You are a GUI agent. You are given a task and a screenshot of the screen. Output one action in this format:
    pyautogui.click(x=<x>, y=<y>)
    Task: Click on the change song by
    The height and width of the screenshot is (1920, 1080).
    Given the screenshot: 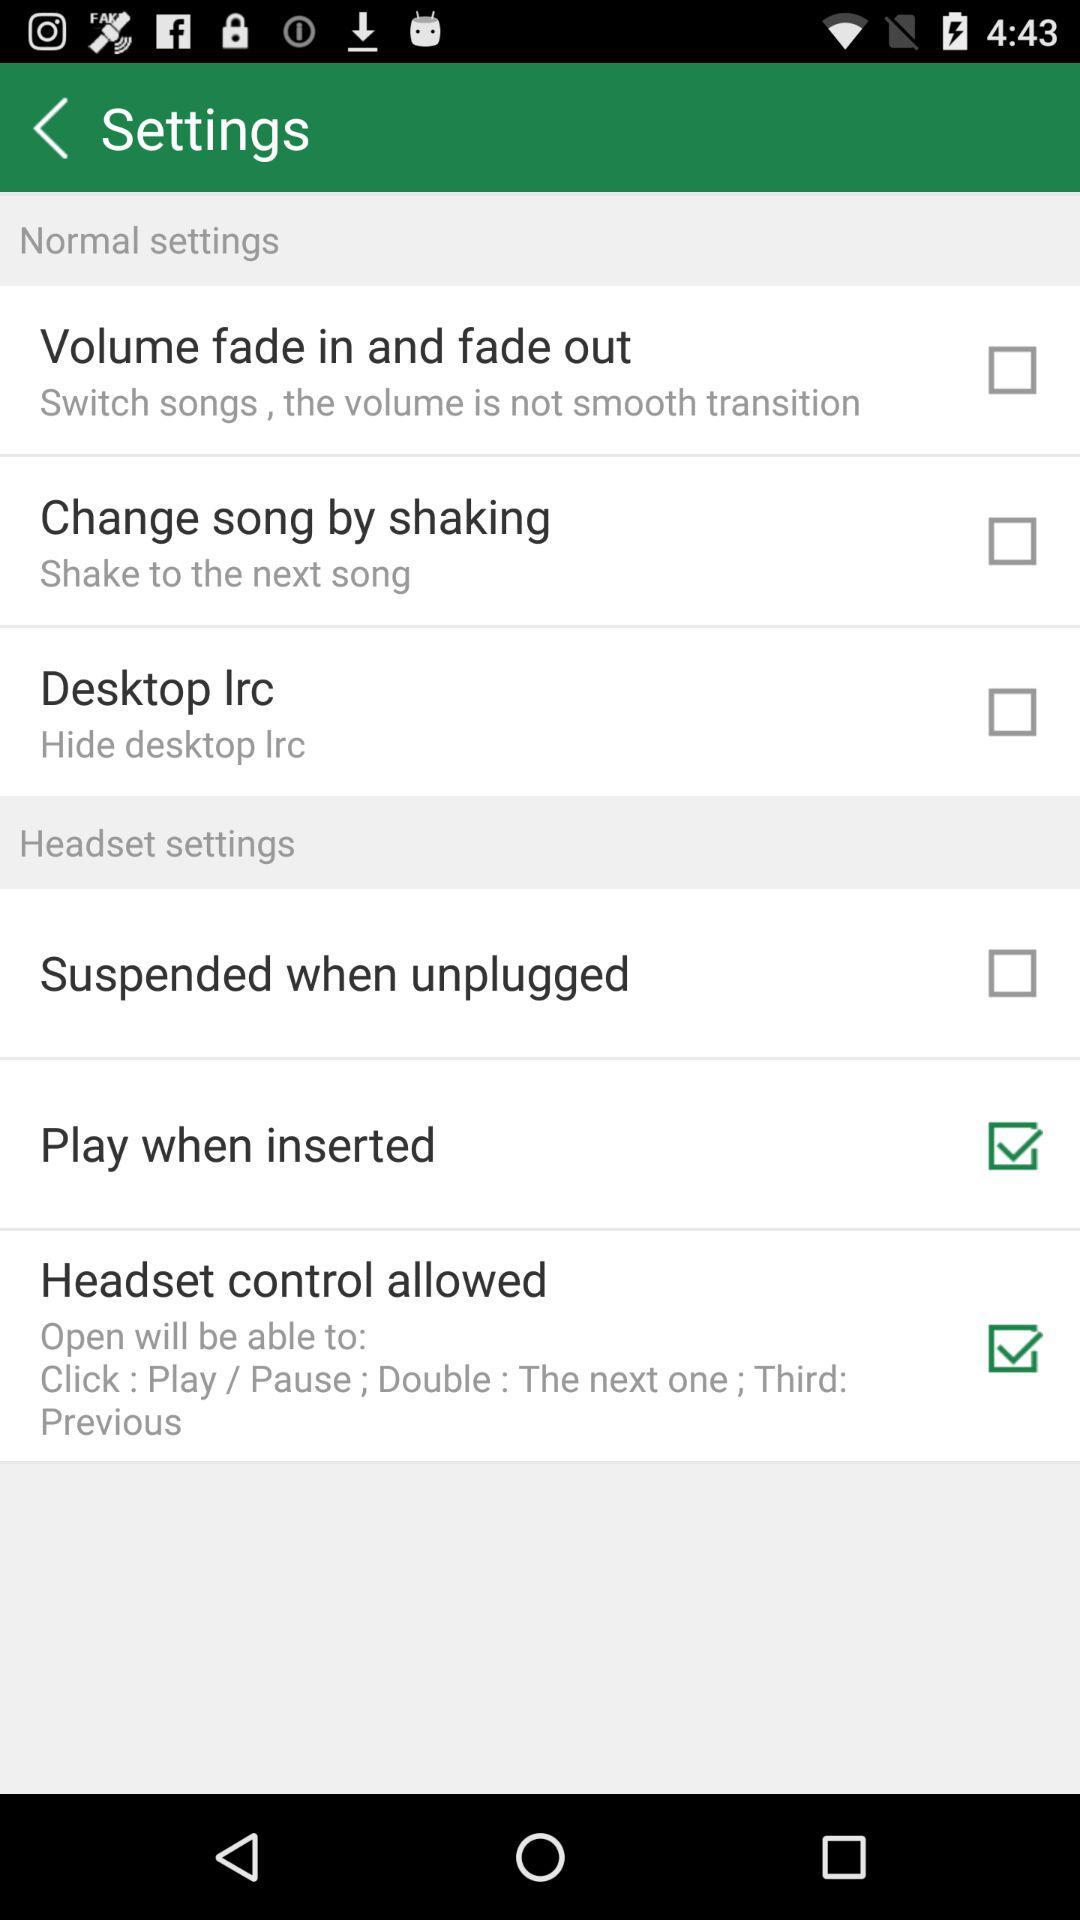 What is the action you would take?
    pyautogui.click(x=295, y=515)
    